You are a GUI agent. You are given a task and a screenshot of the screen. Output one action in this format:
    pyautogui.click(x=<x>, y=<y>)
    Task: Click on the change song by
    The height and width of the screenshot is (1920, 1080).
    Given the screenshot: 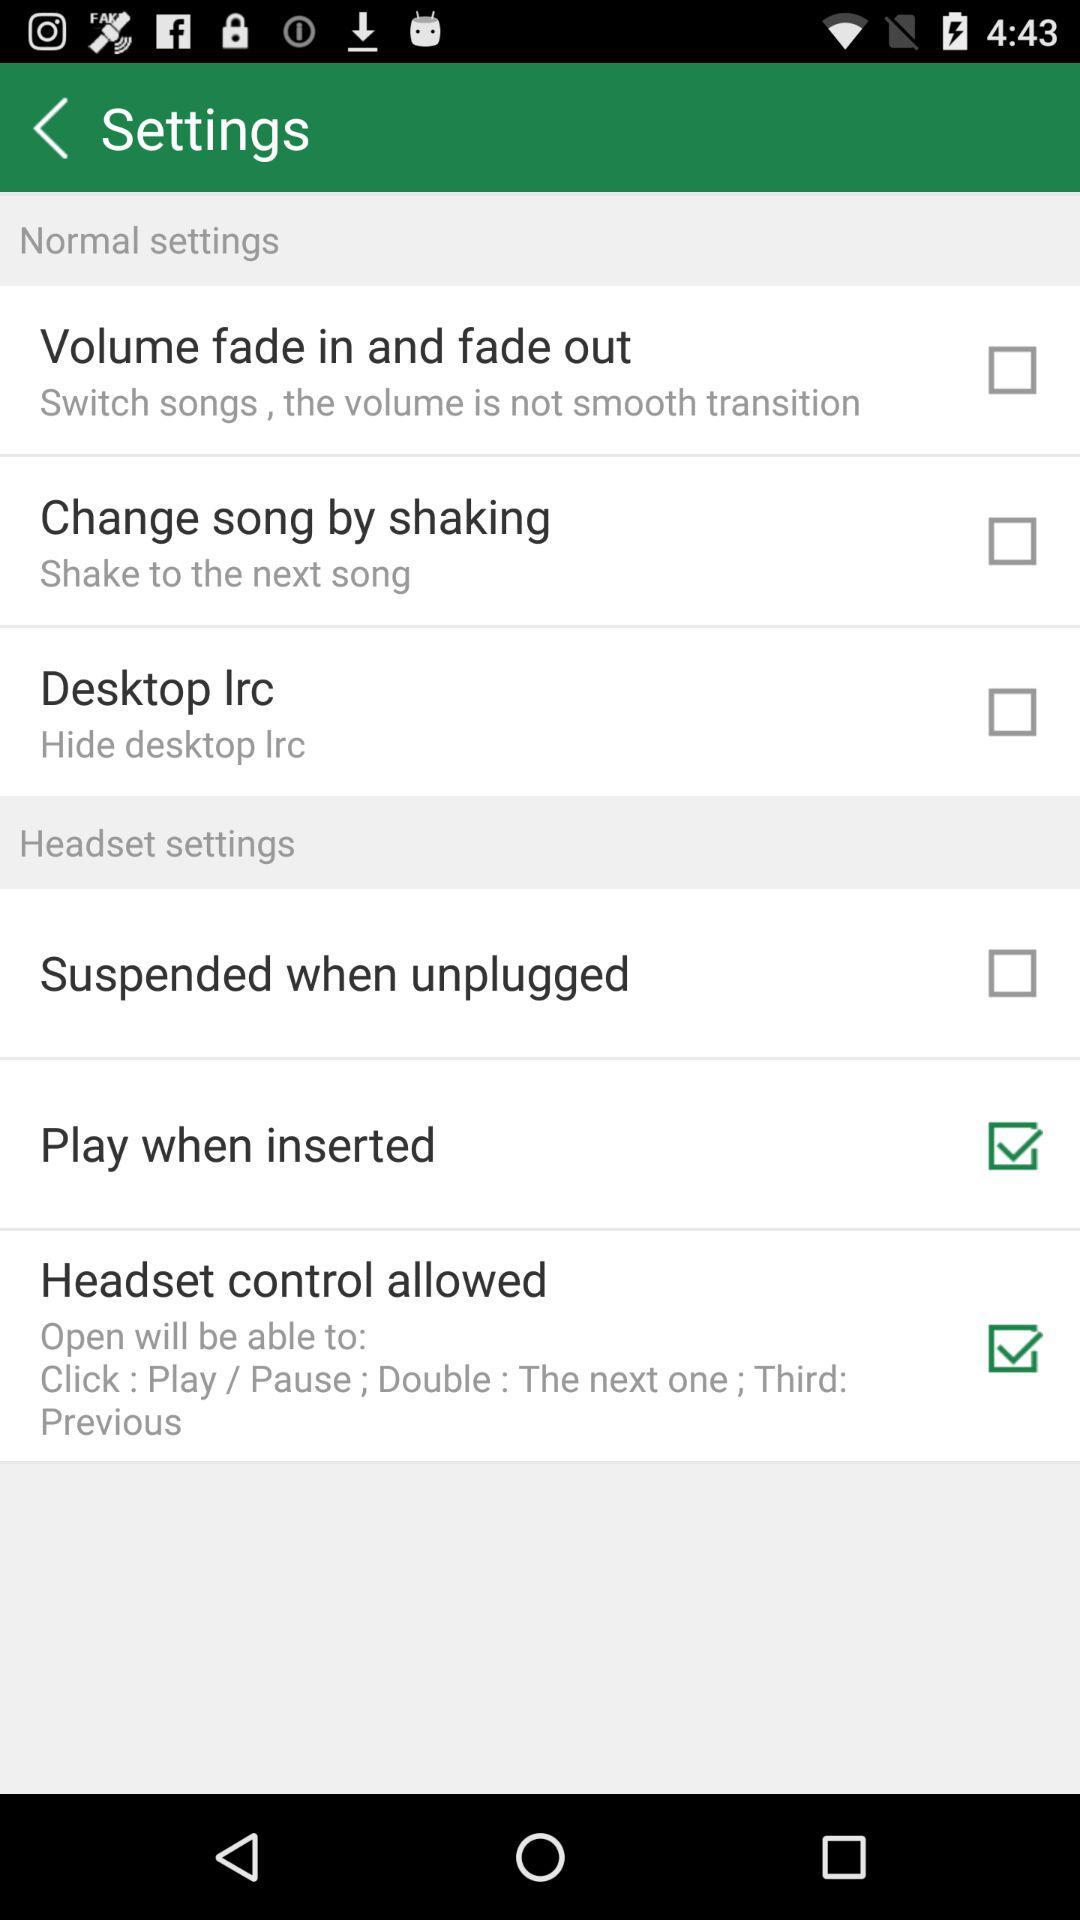 What is the action you would take?
    pyautogui.click(x=295, y=515)
    